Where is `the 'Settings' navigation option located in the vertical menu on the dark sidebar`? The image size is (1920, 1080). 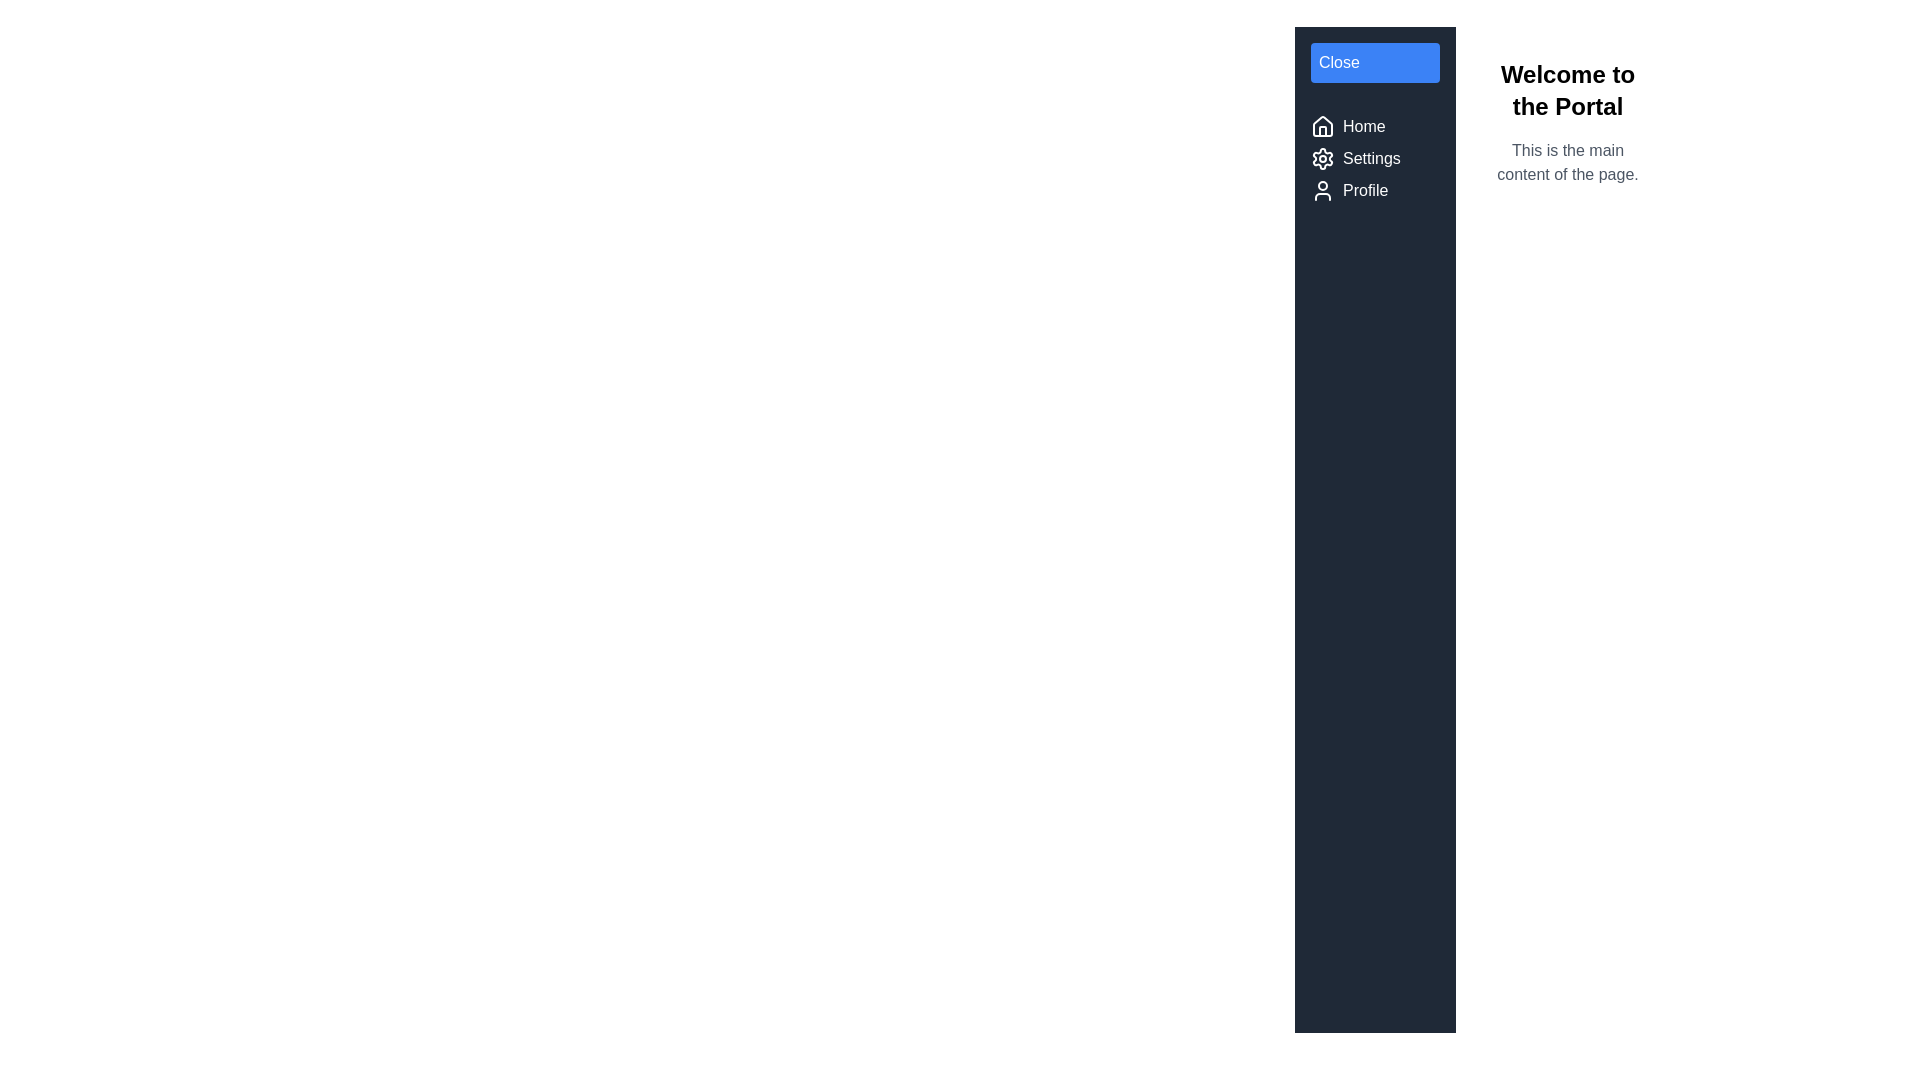 the 'Settings' navigation option located in the vertical menu on the dark sidebar is located at coordinates (1373, 157).